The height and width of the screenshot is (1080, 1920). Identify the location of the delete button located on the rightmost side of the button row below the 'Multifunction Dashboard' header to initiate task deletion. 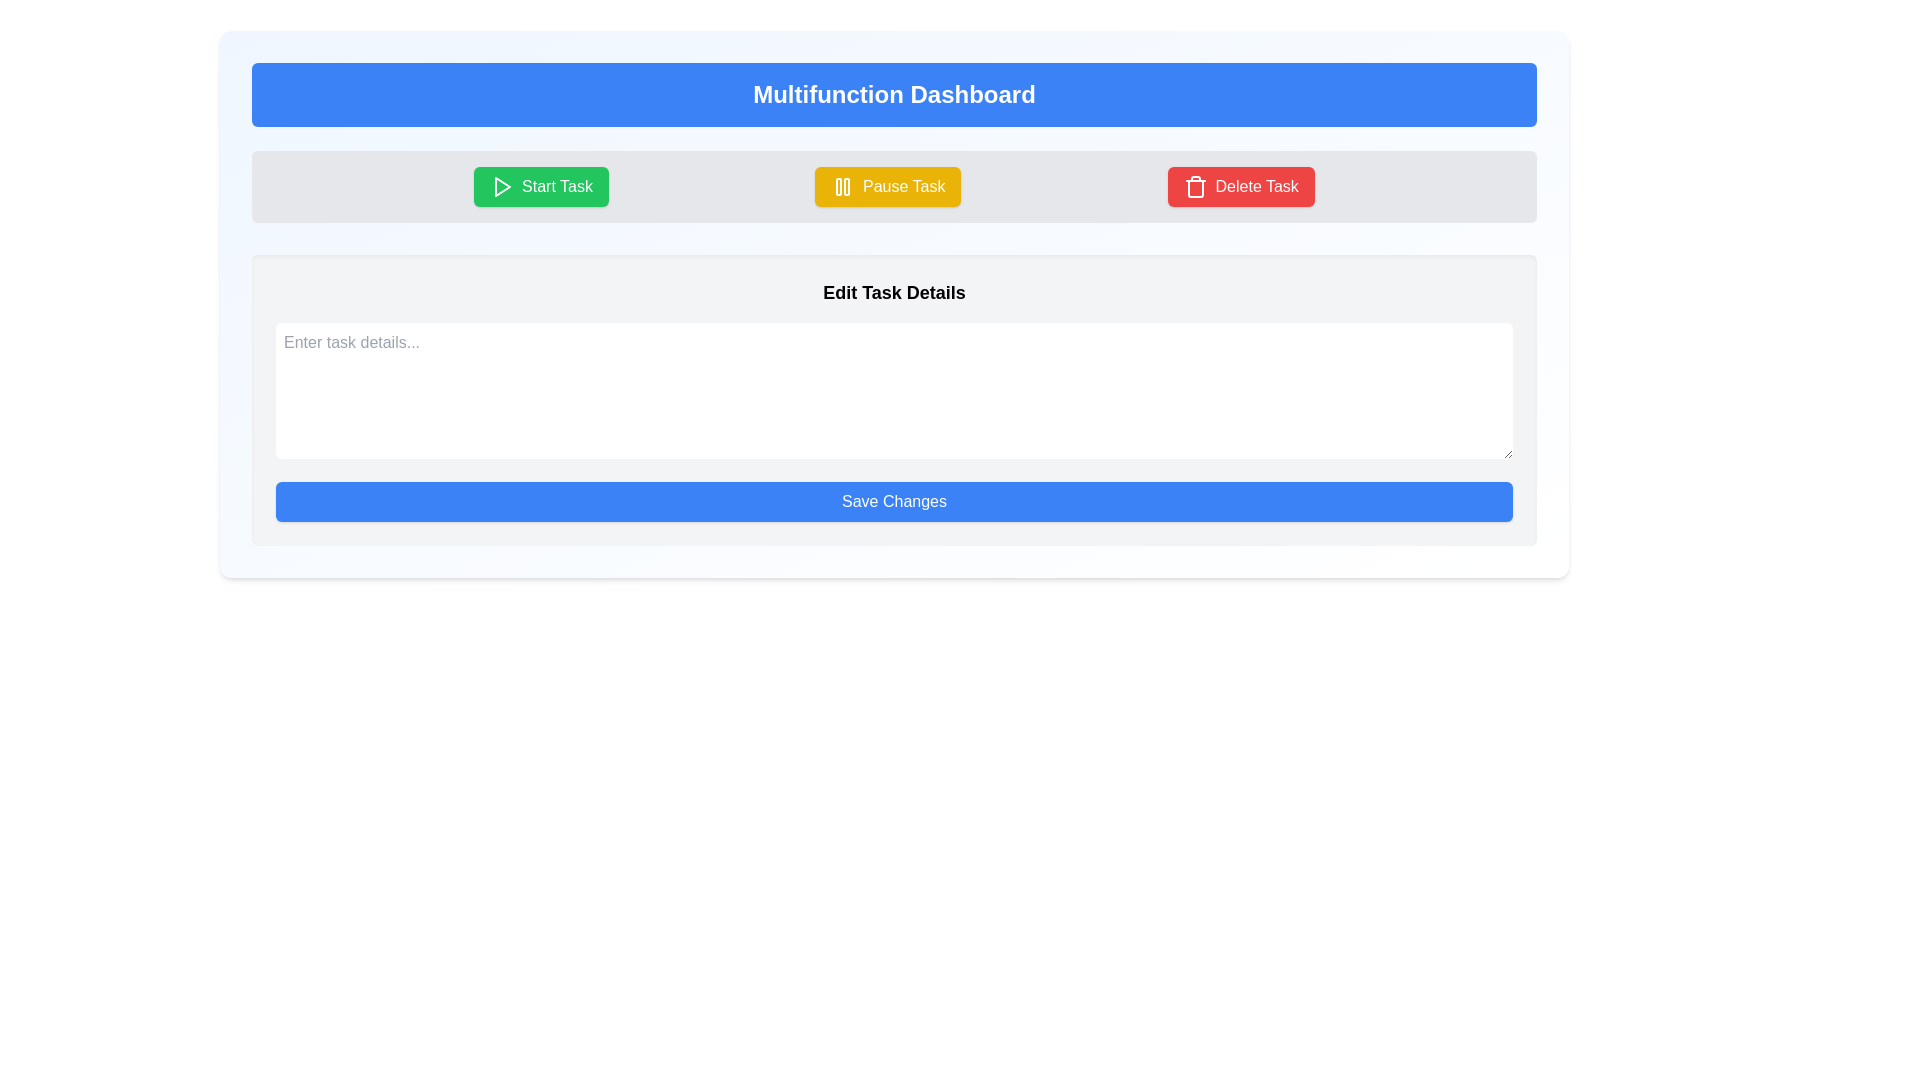
(1240, 186).